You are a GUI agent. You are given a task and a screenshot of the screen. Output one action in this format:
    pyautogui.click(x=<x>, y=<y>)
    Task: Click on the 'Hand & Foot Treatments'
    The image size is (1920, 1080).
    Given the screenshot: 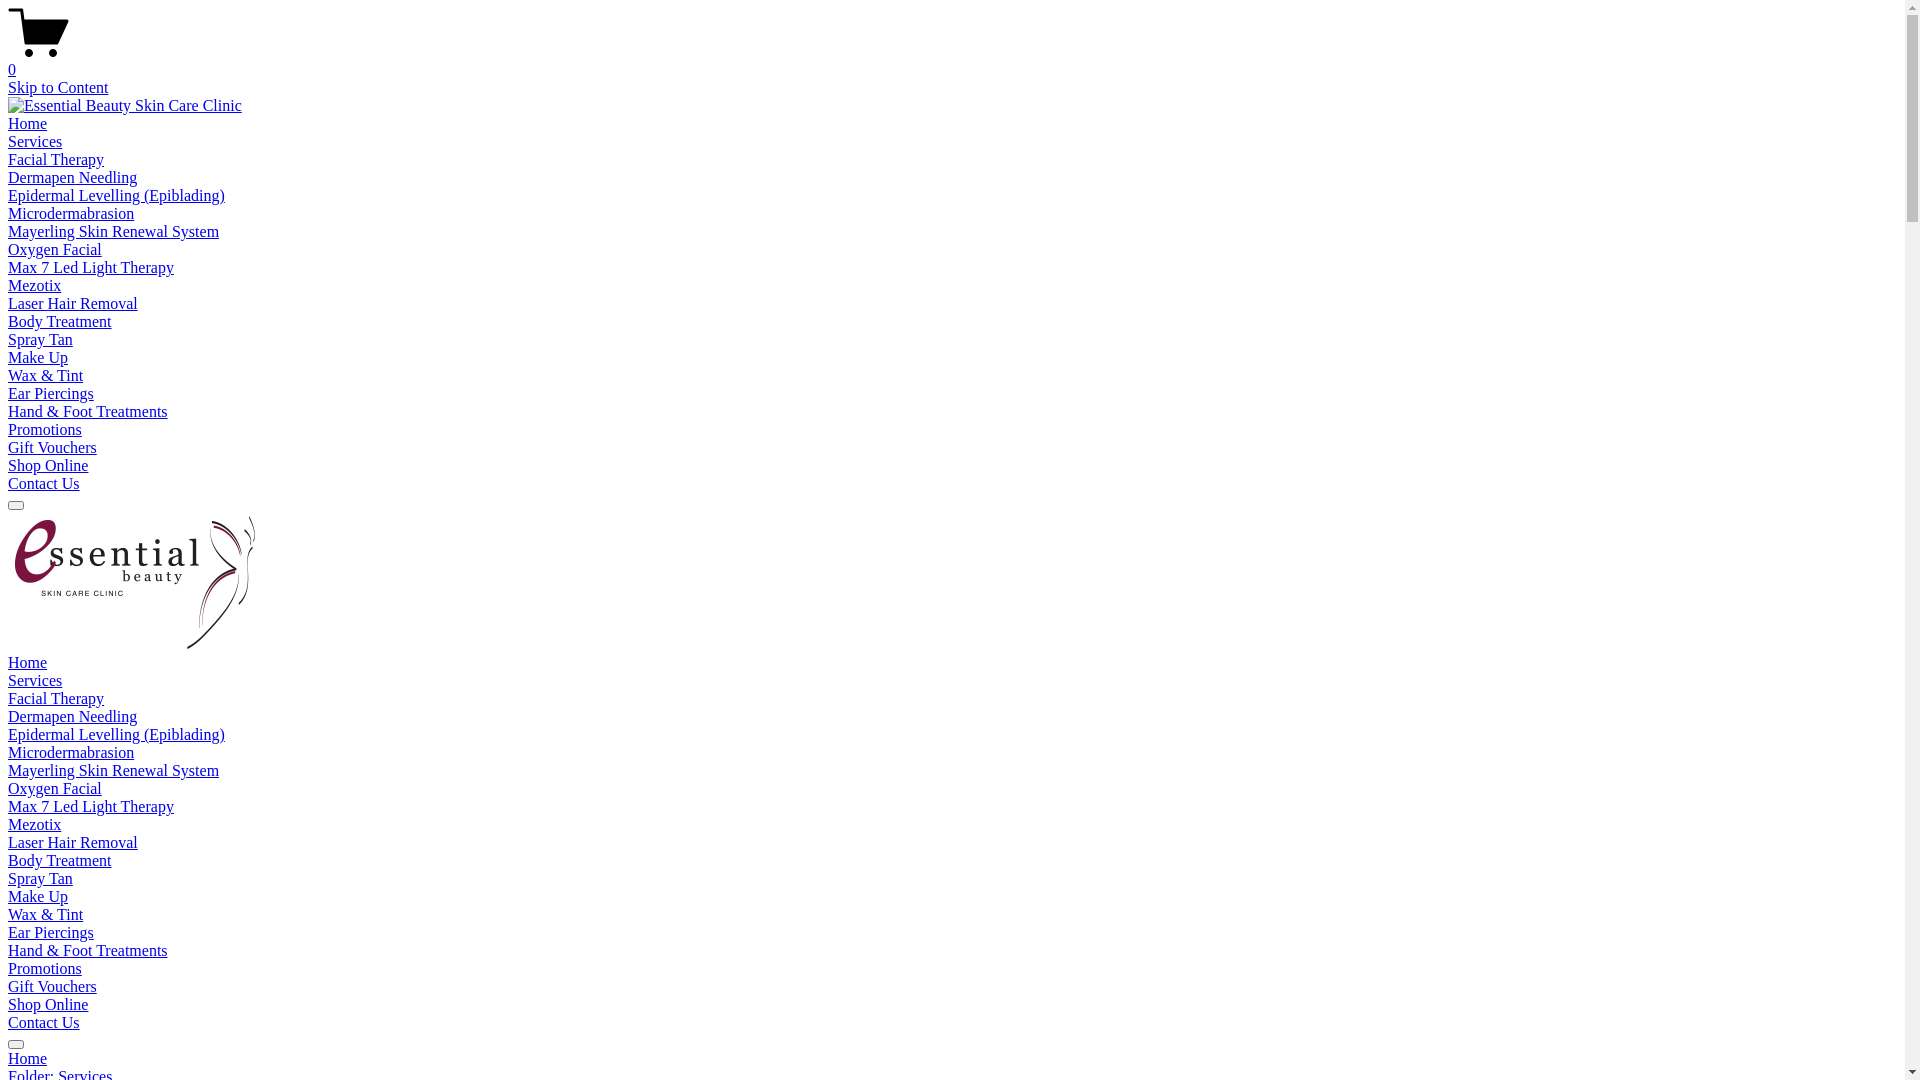 What is the action you would take?
    pyautogui.click(x=86, y=949)
    